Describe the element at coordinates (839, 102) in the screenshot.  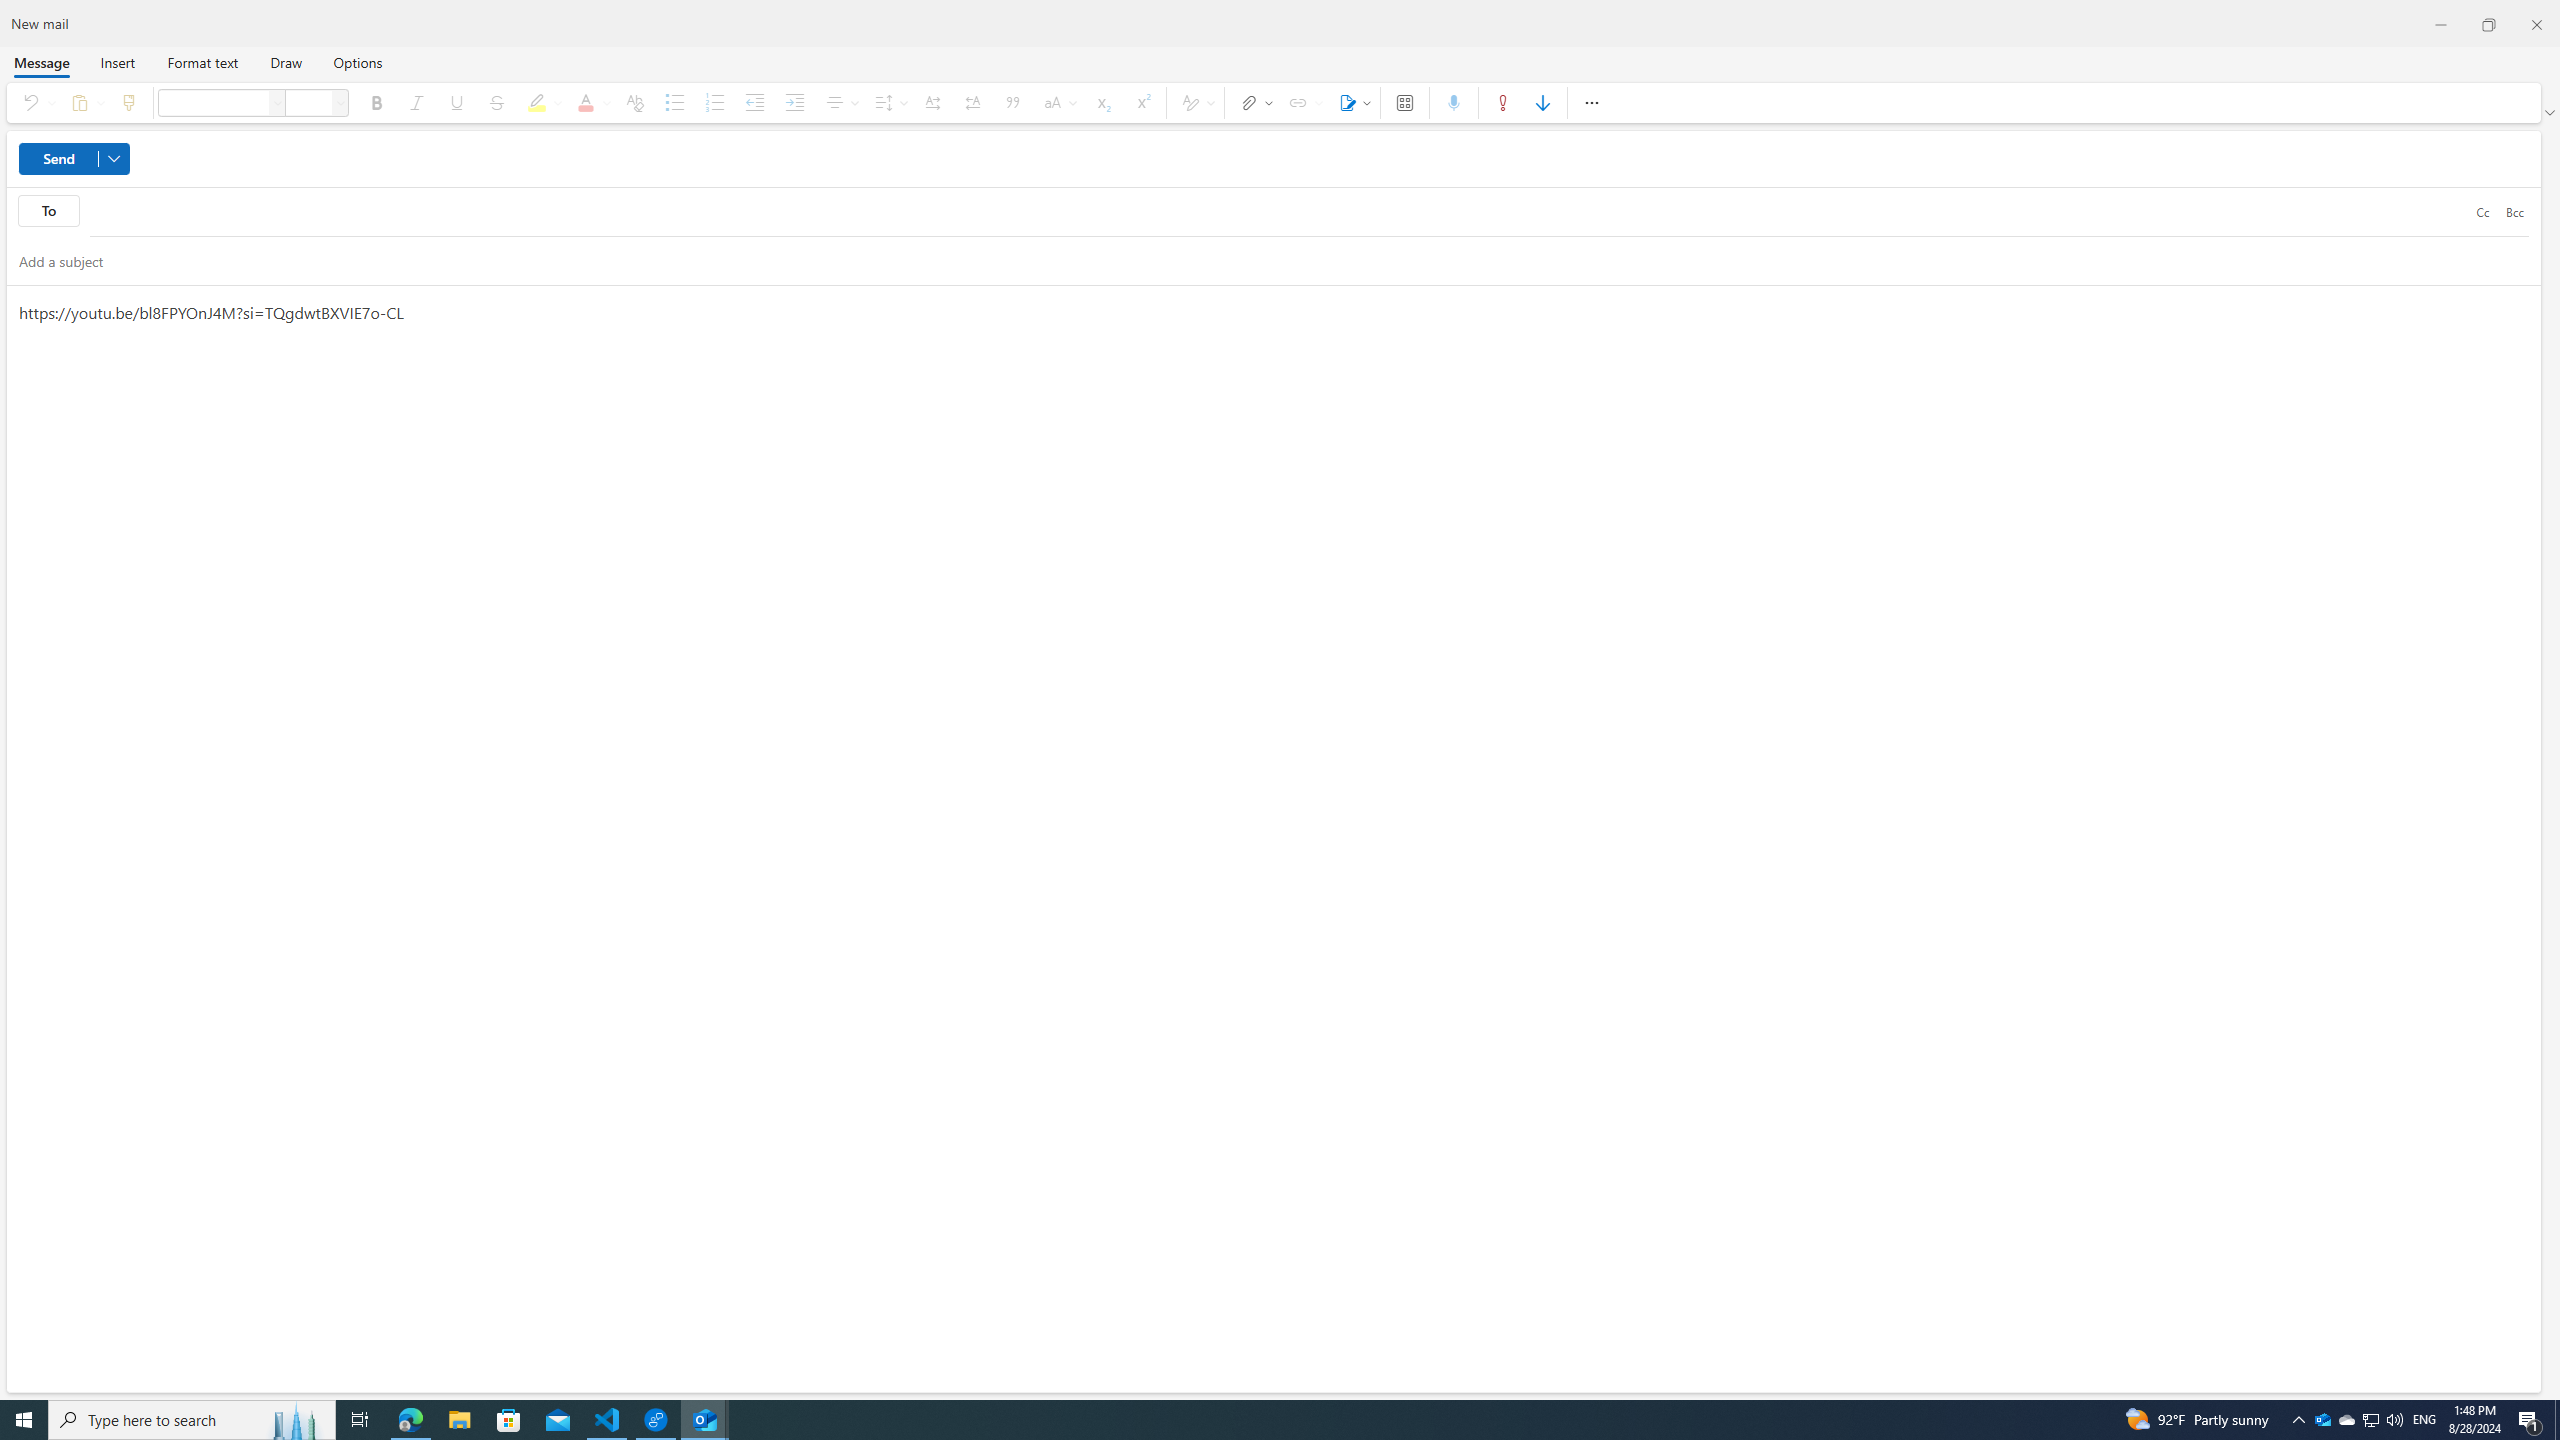
I see `'Align'` at that location.